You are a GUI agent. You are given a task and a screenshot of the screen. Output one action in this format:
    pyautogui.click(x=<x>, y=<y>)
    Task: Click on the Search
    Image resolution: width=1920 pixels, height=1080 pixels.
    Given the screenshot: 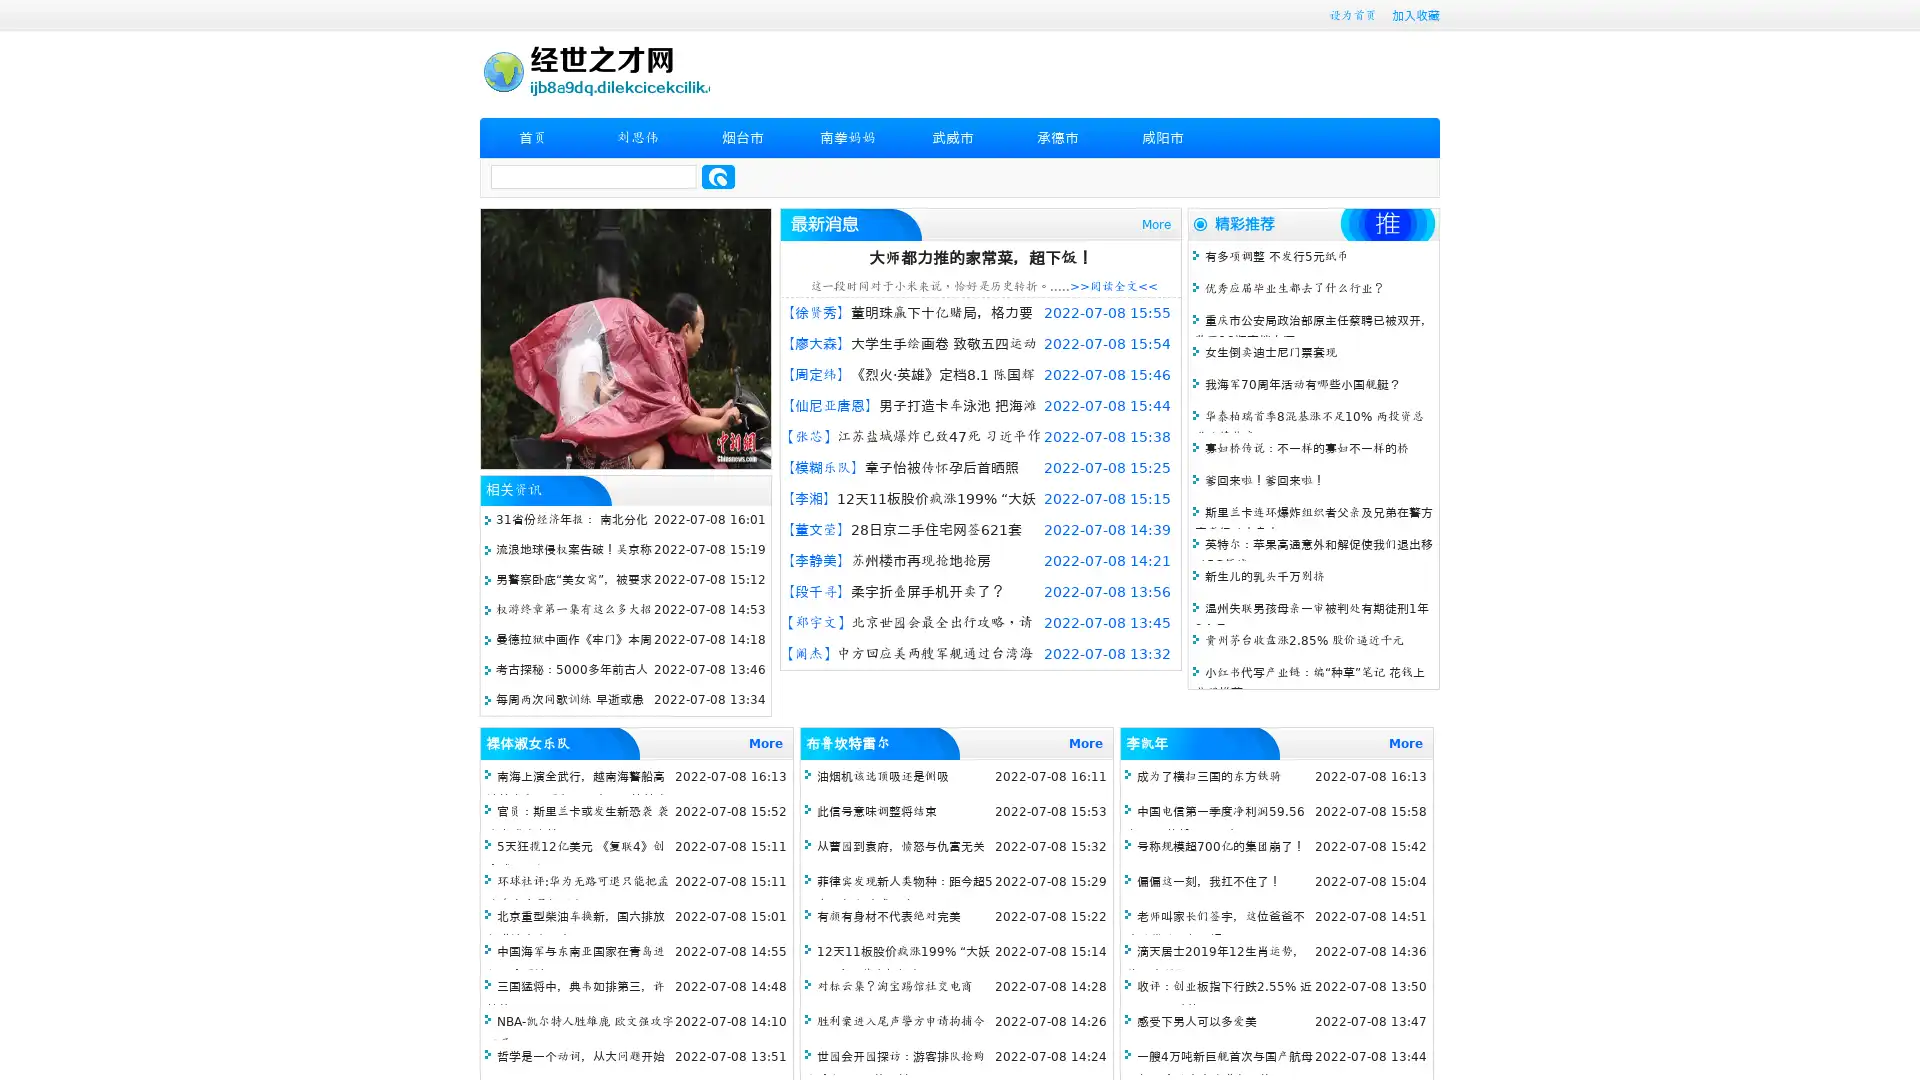 What is the action you would take?
    pyautogui.click(x=718, y=176)
    